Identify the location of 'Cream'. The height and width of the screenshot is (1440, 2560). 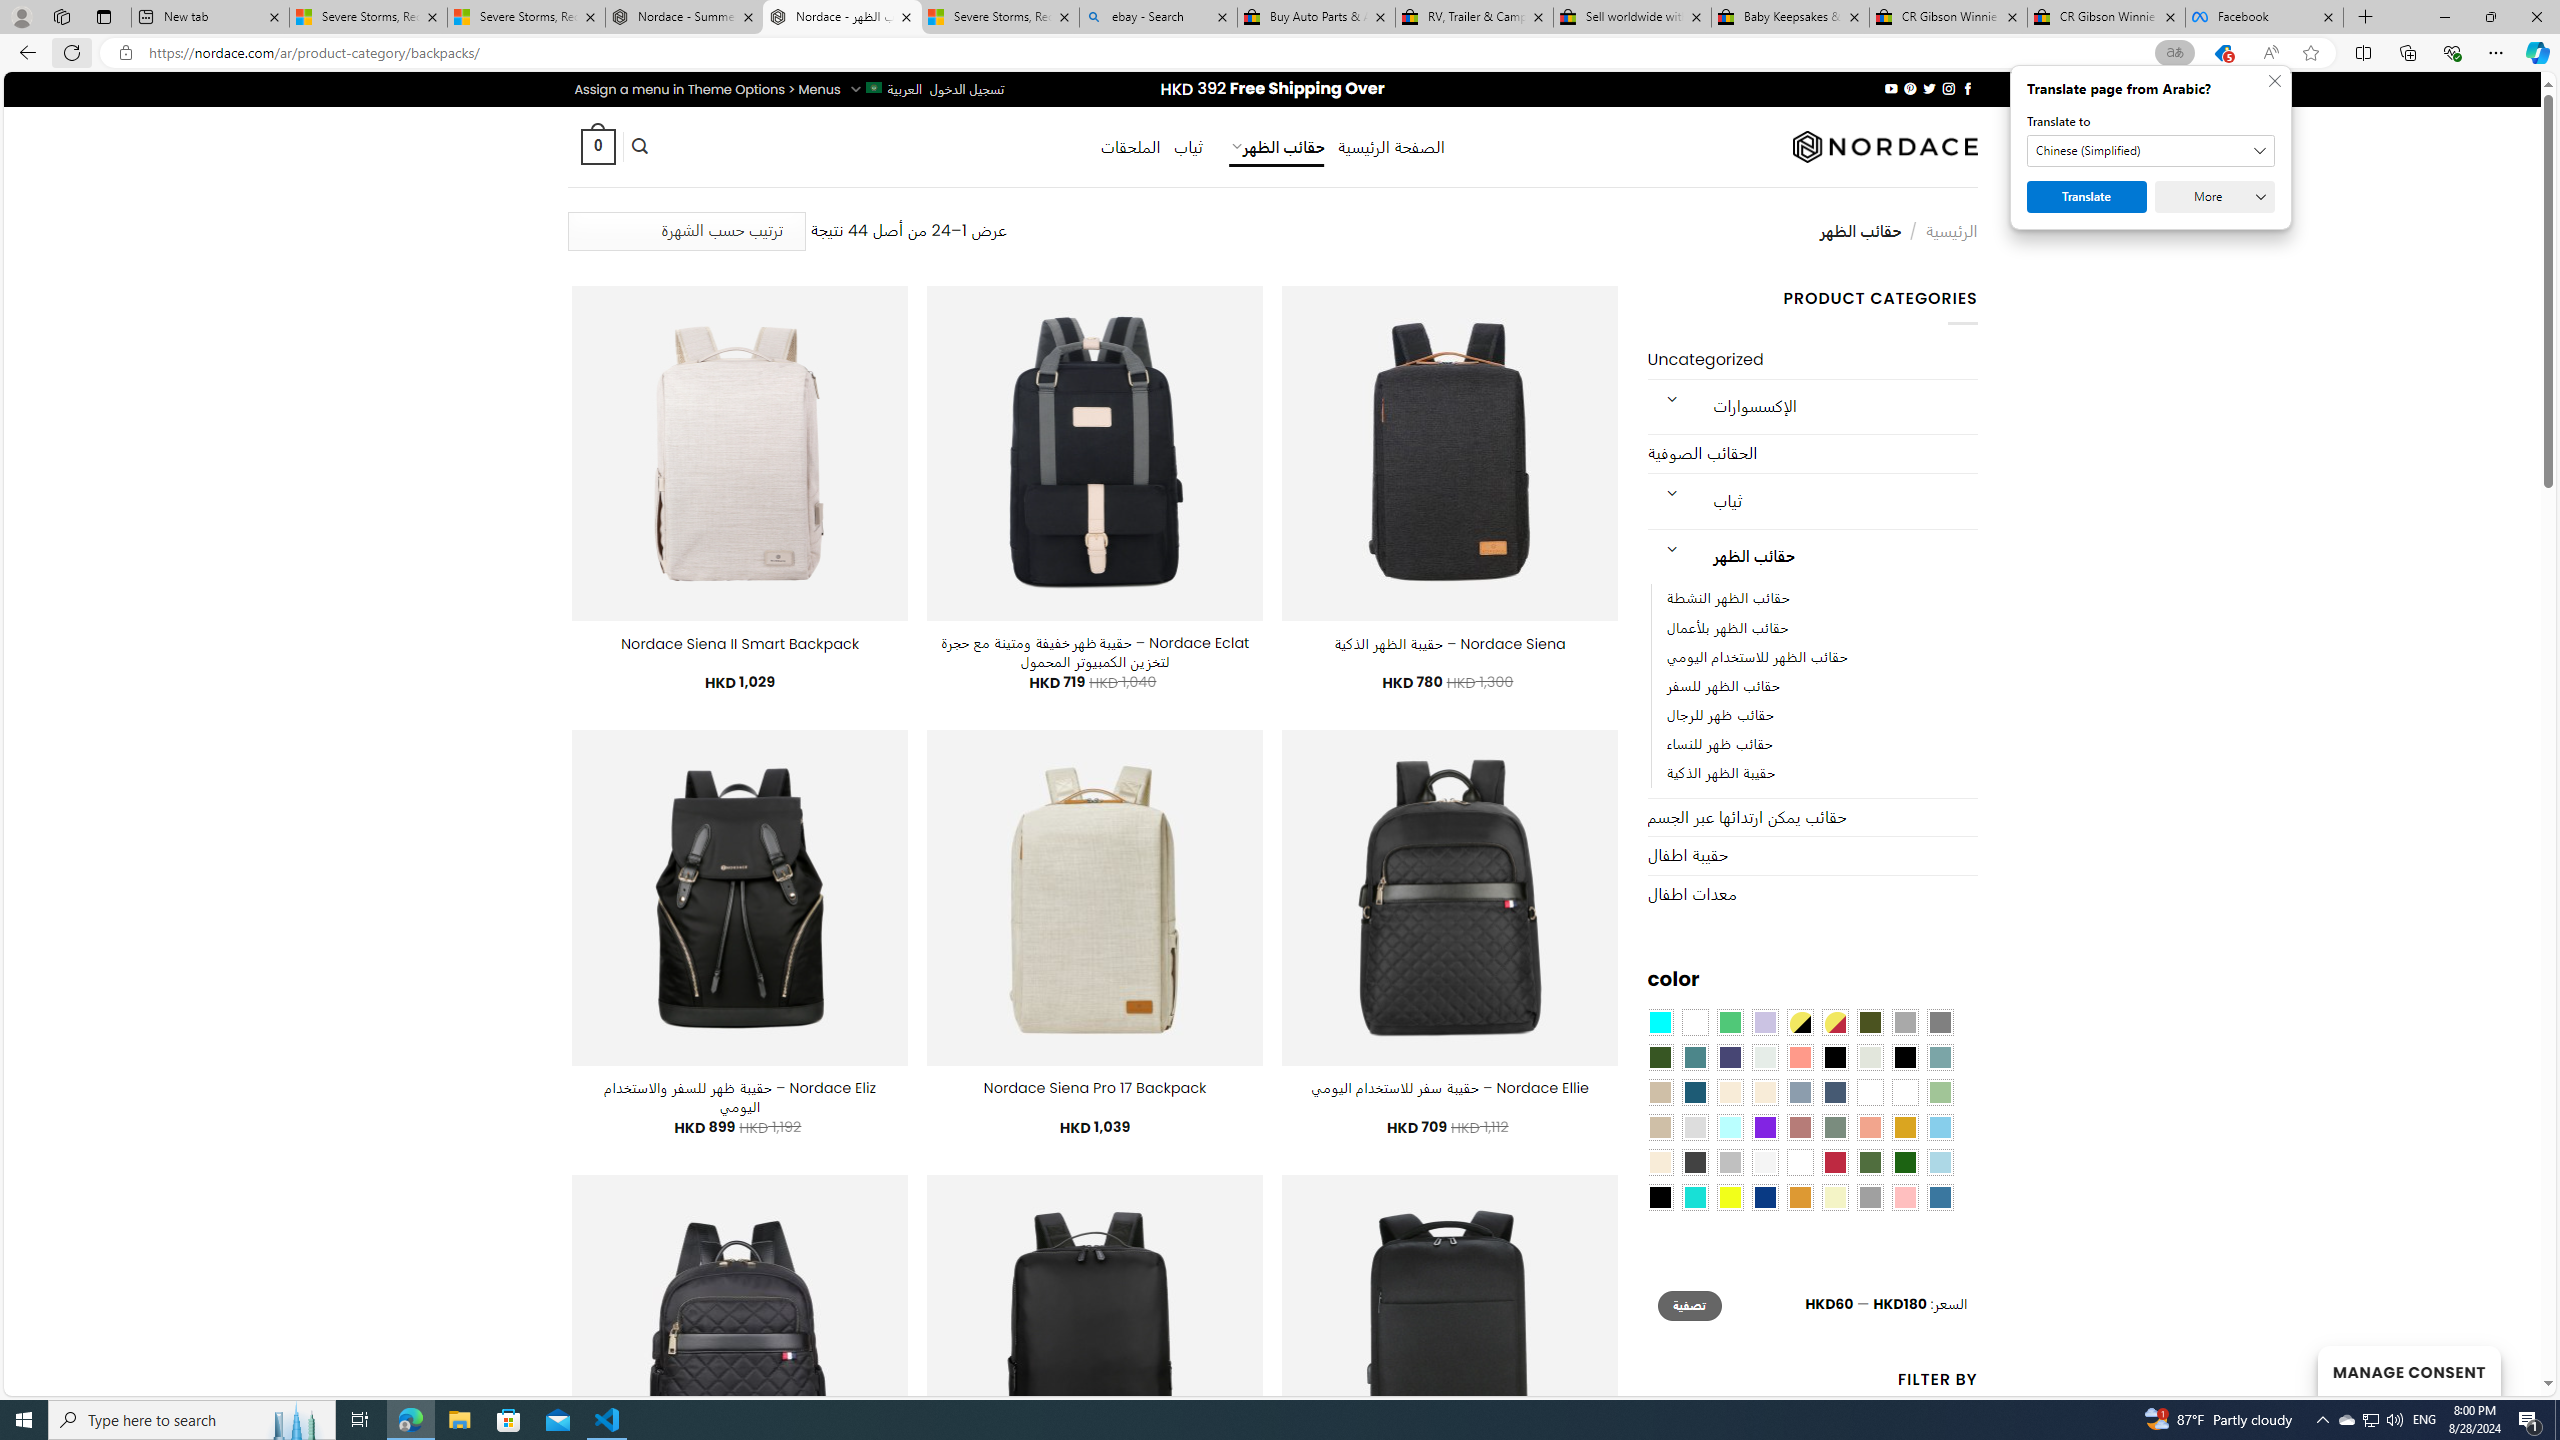
(1765, 1091).